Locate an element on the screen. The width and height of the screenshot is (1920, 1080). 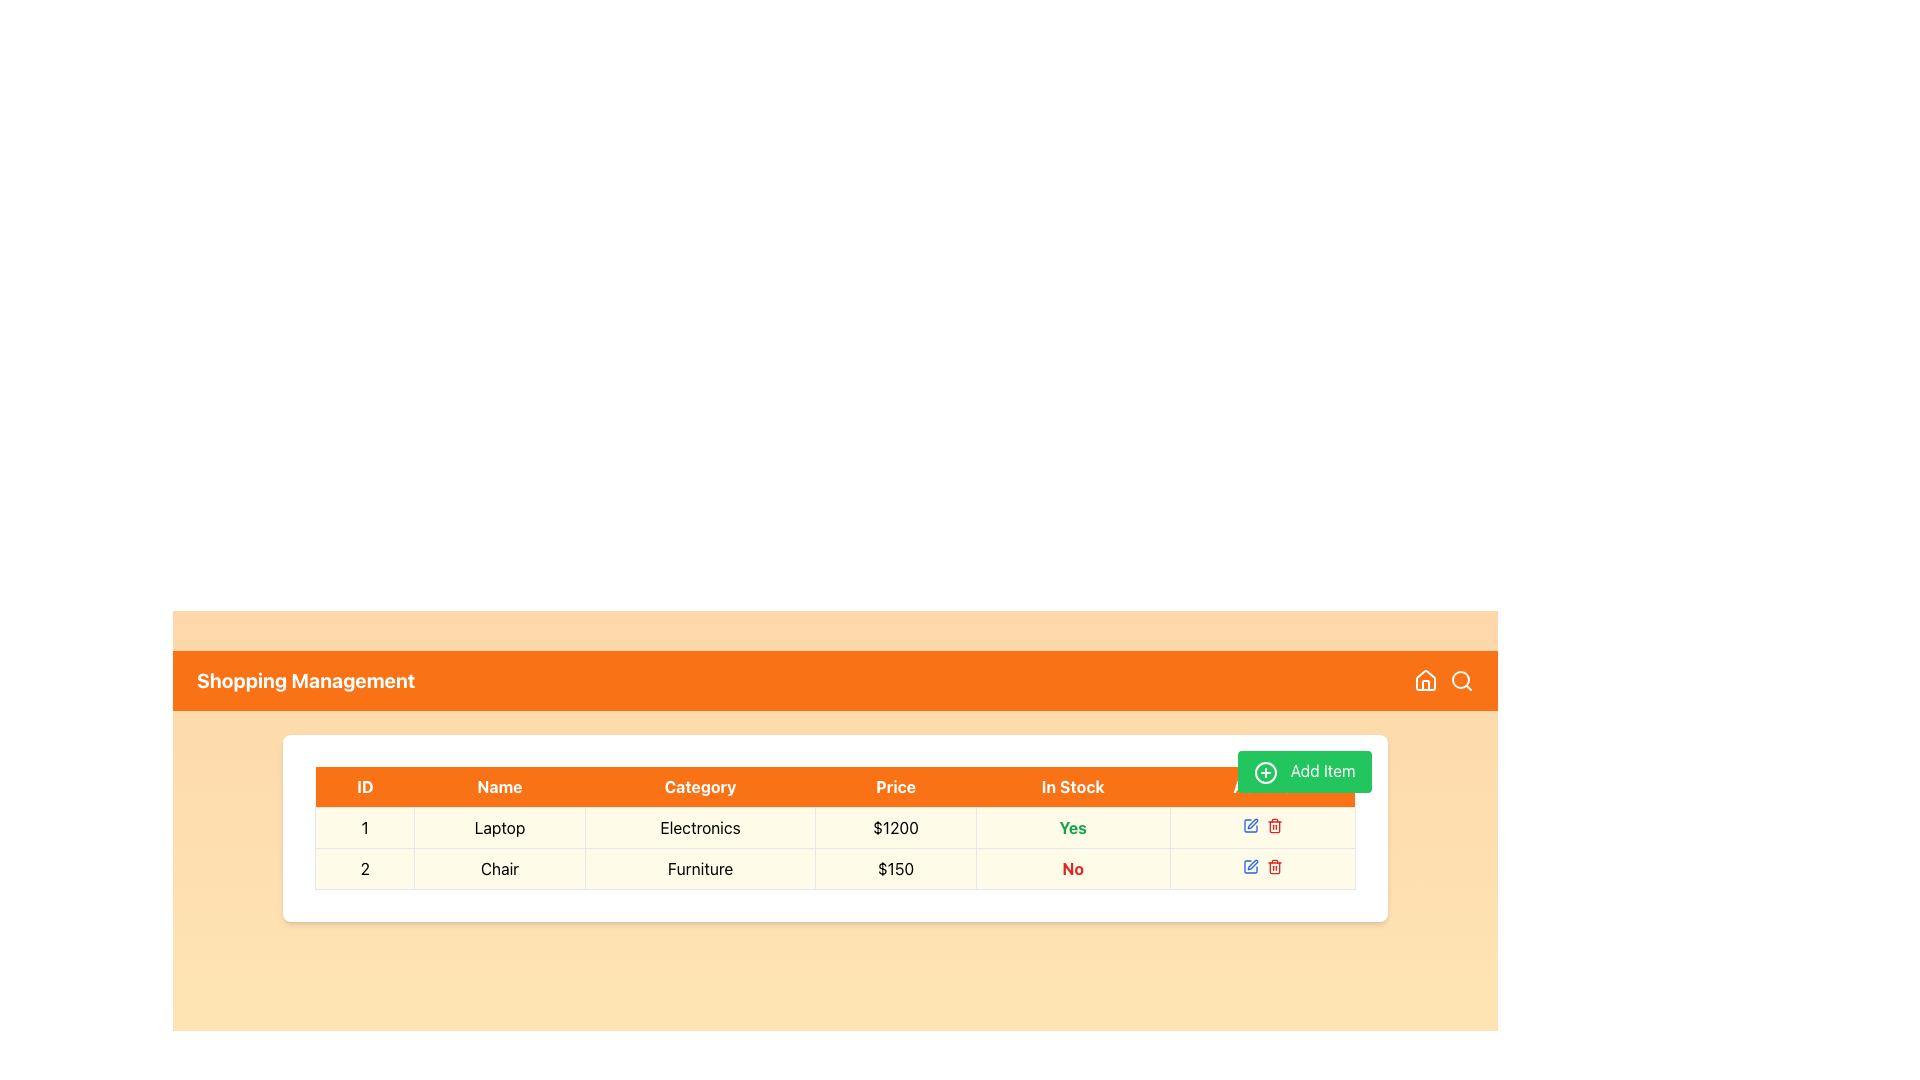
the red delete icon located in the last column of the second row of the table, aligned with the row labeled 'Chair' under the 'Name' column is located at coordinates (1261, 867).